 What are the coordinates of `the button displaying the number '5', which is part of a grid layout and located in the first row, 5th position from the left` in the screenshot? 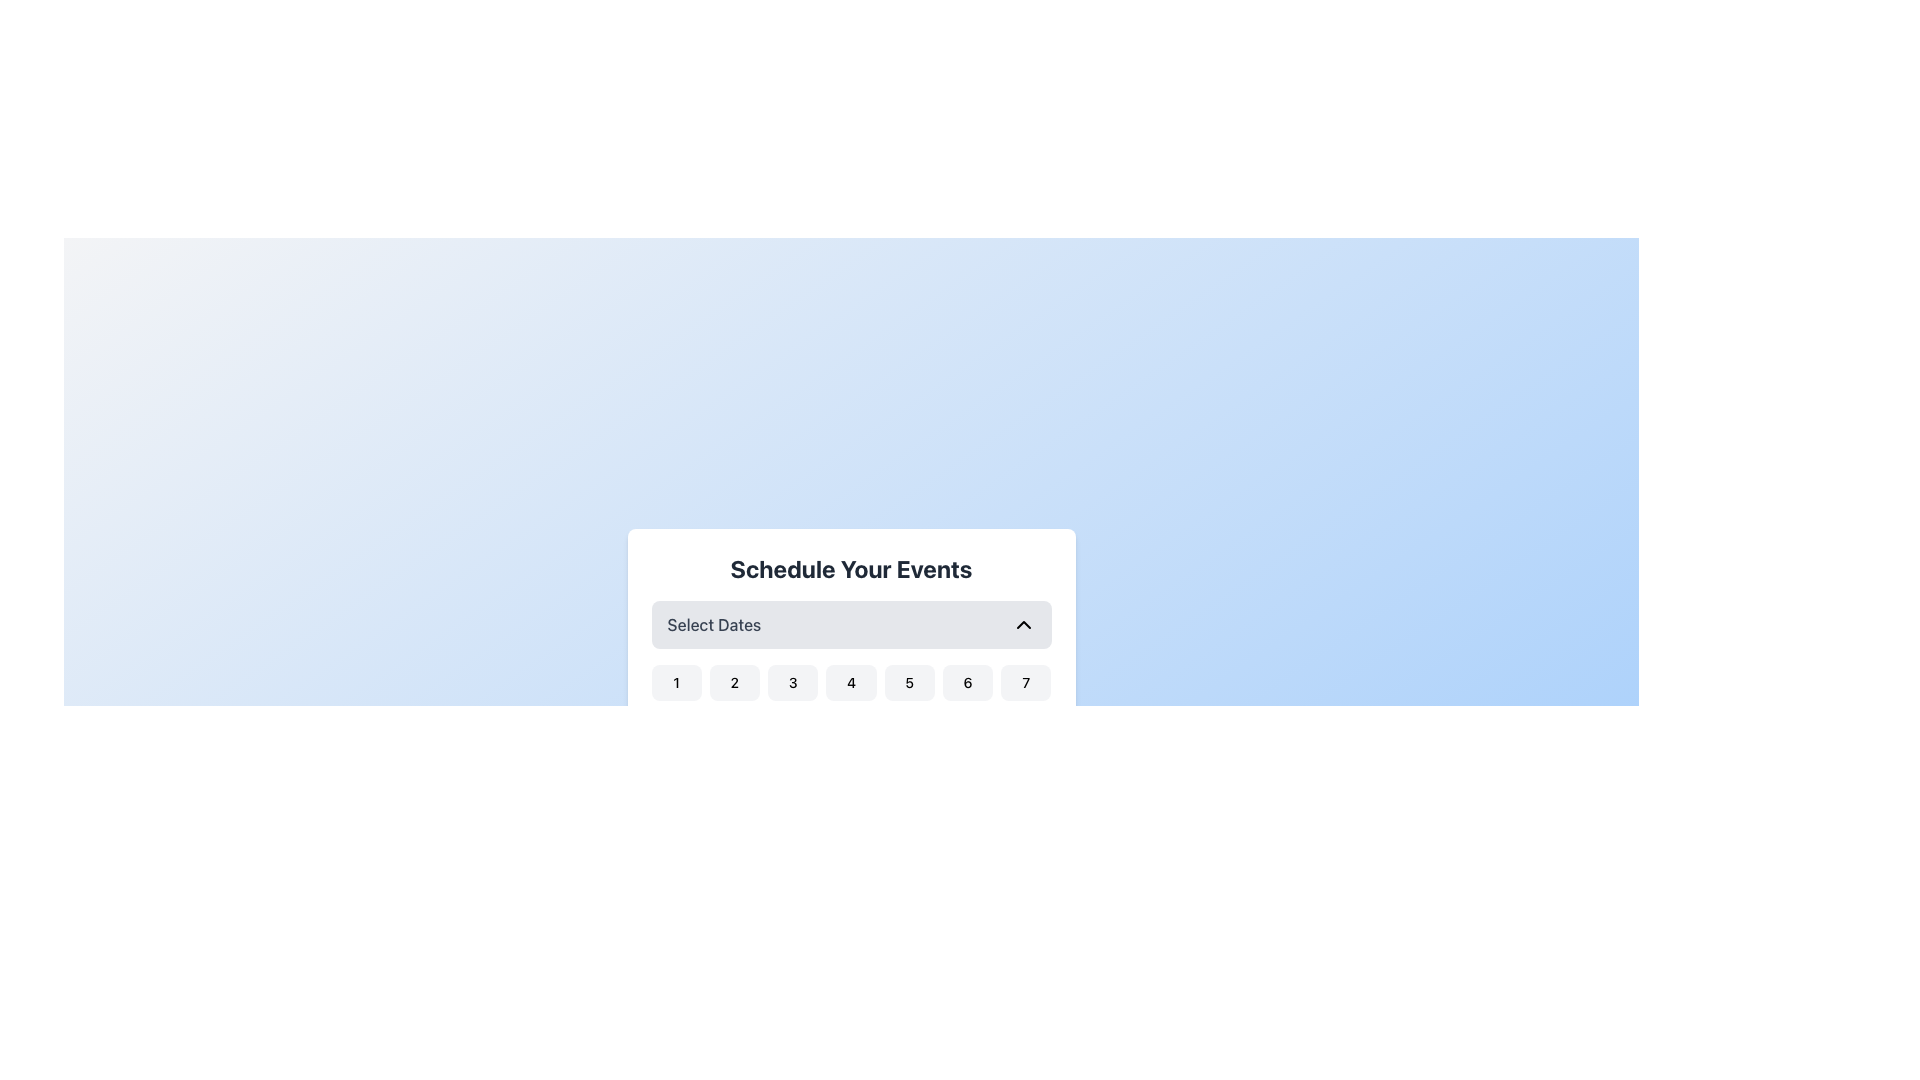 It's located at (908, 682).